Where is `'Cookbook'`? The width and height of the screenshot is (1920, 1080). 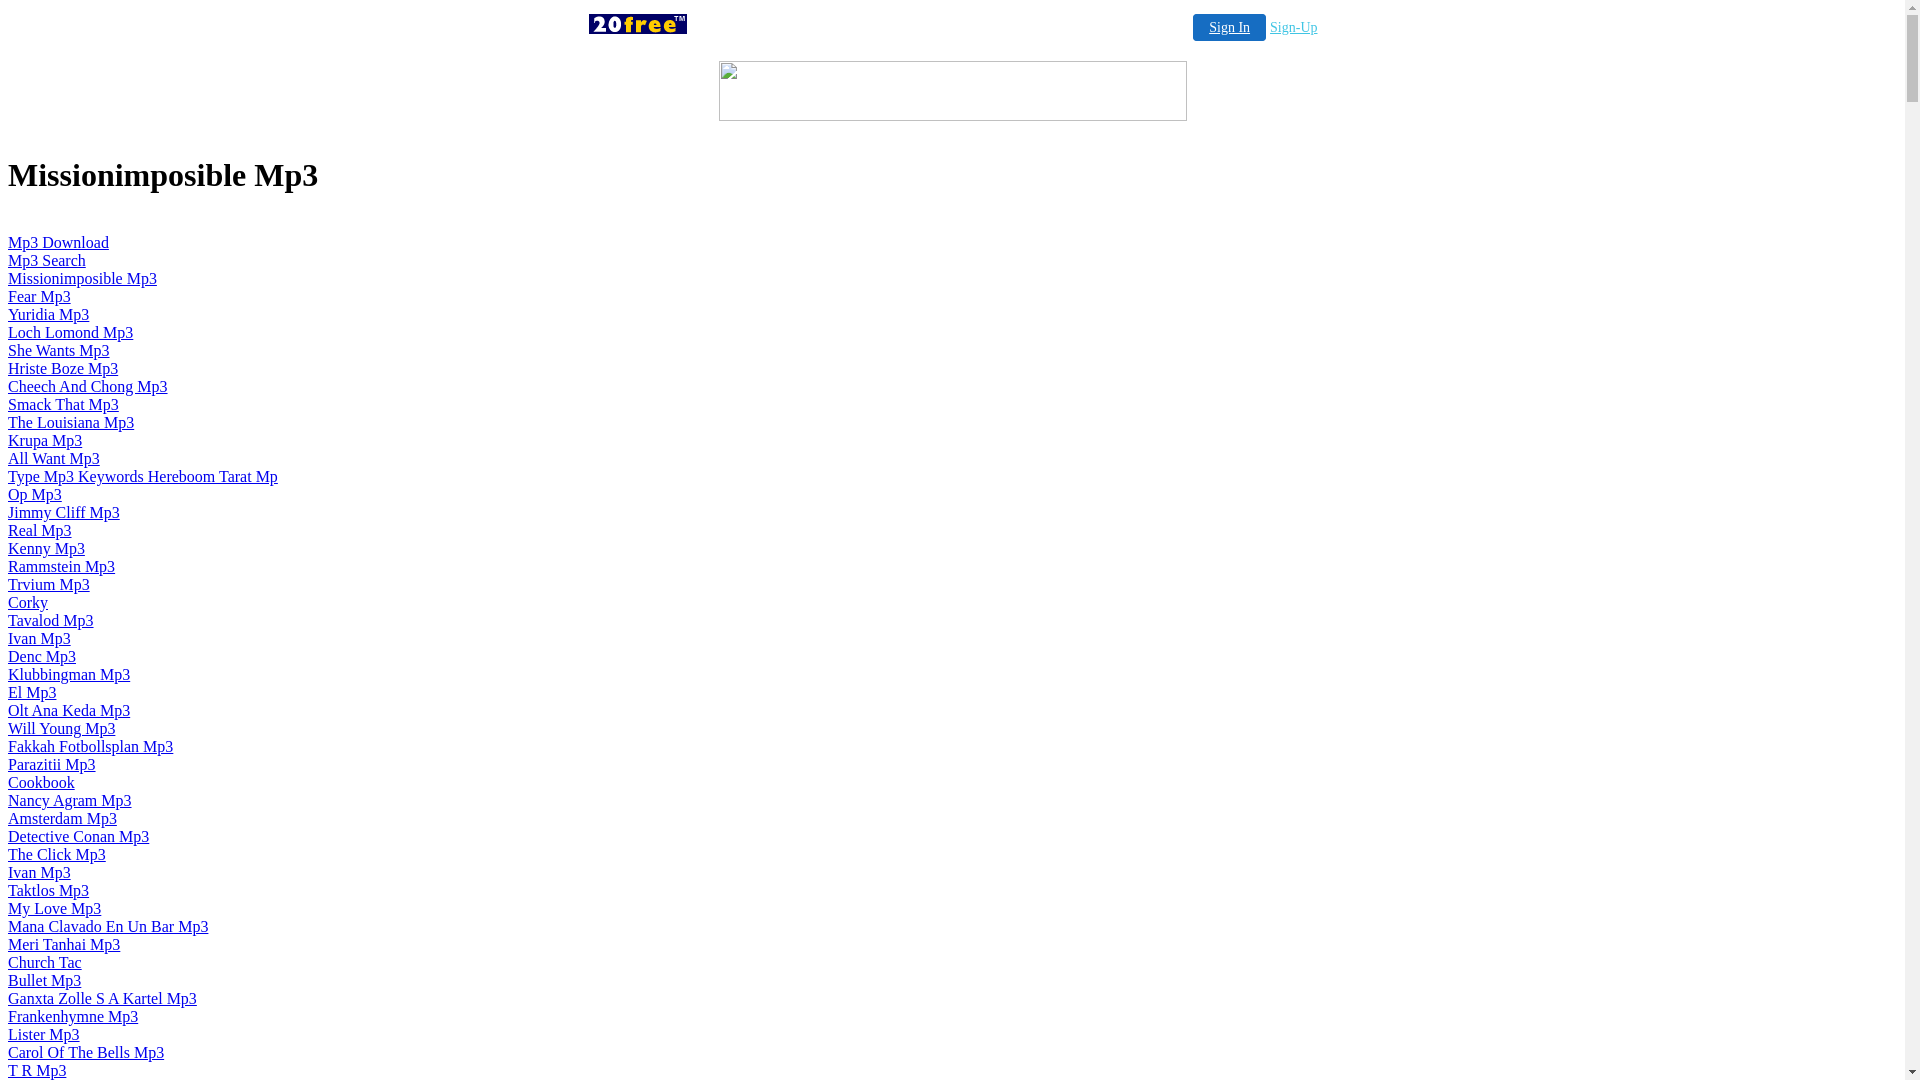
'Cookbook' is located at coordinates (41, 781).